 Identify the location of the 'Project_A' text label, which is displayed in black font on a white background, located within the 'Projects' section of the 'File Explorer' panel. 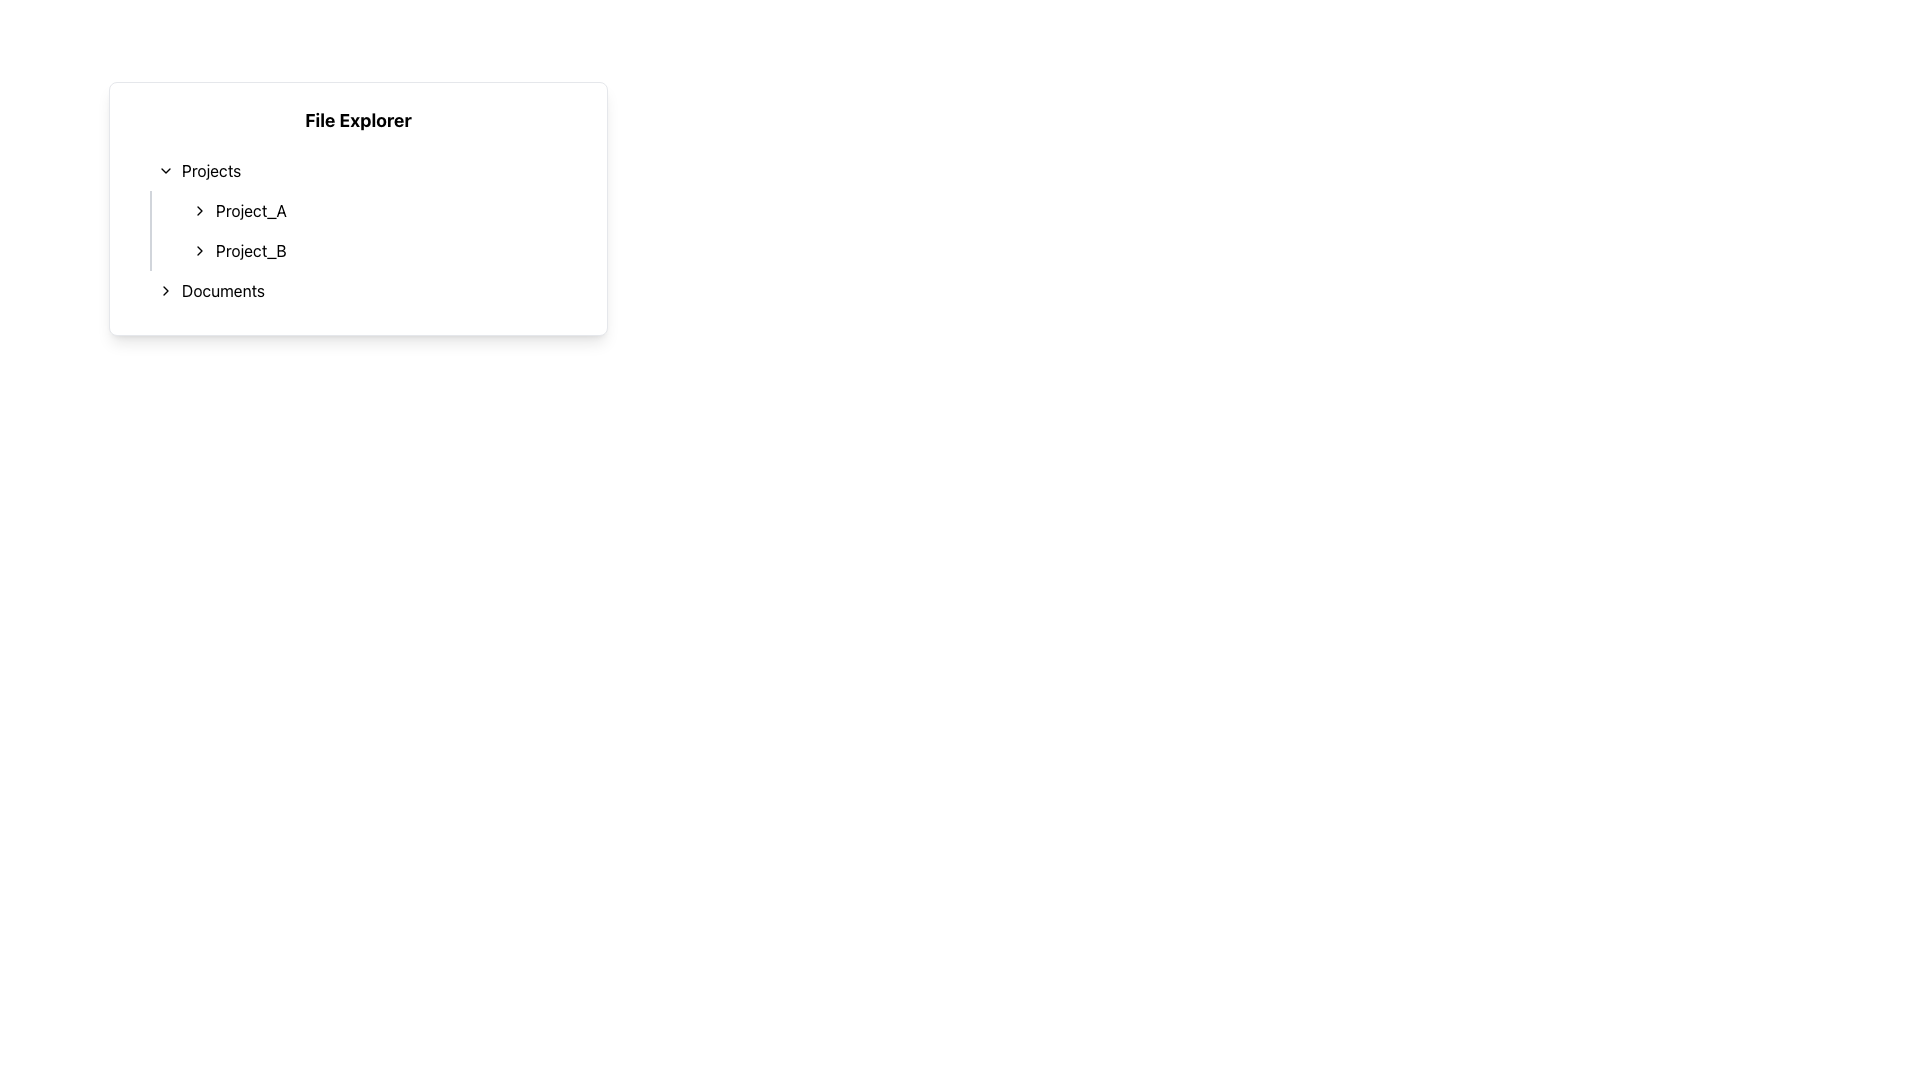
(250, 211).